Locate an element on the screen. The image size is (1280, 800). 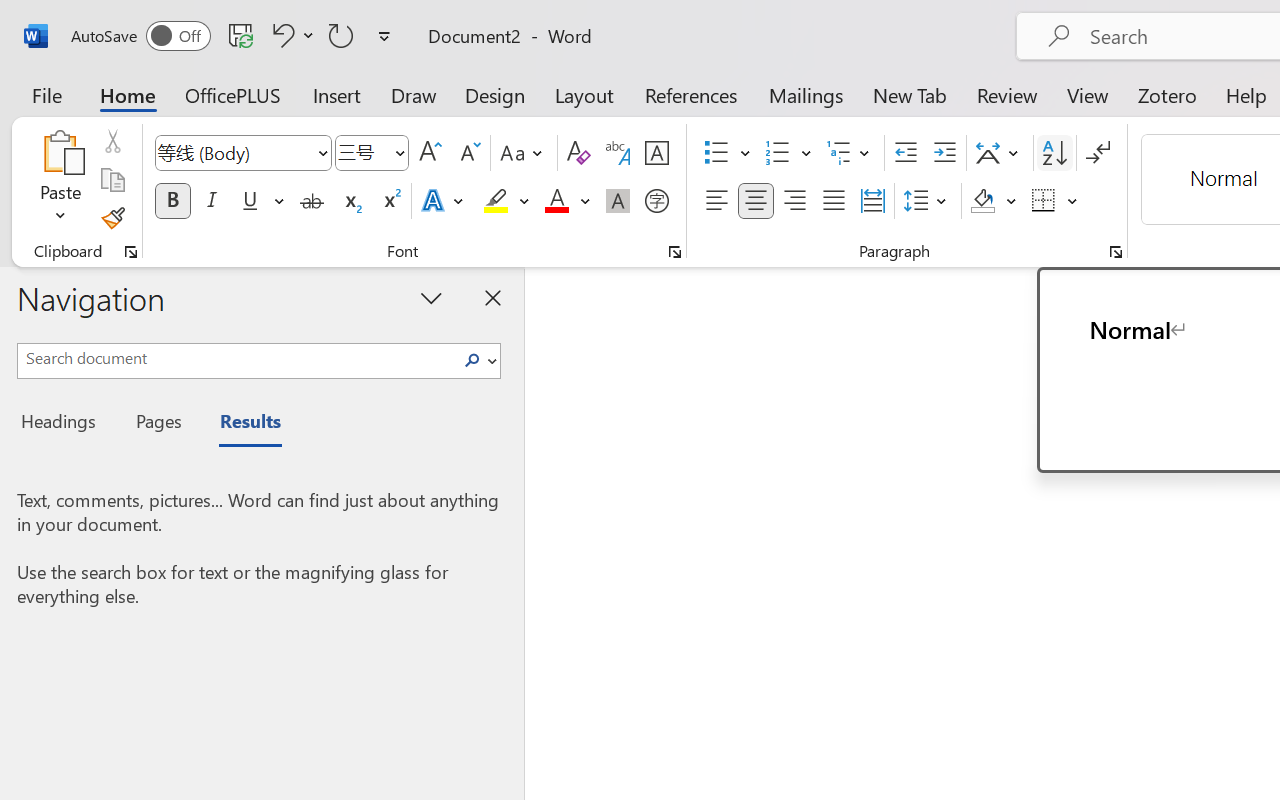
'Text Effects and Typography' is located at coordinates (443, 201).